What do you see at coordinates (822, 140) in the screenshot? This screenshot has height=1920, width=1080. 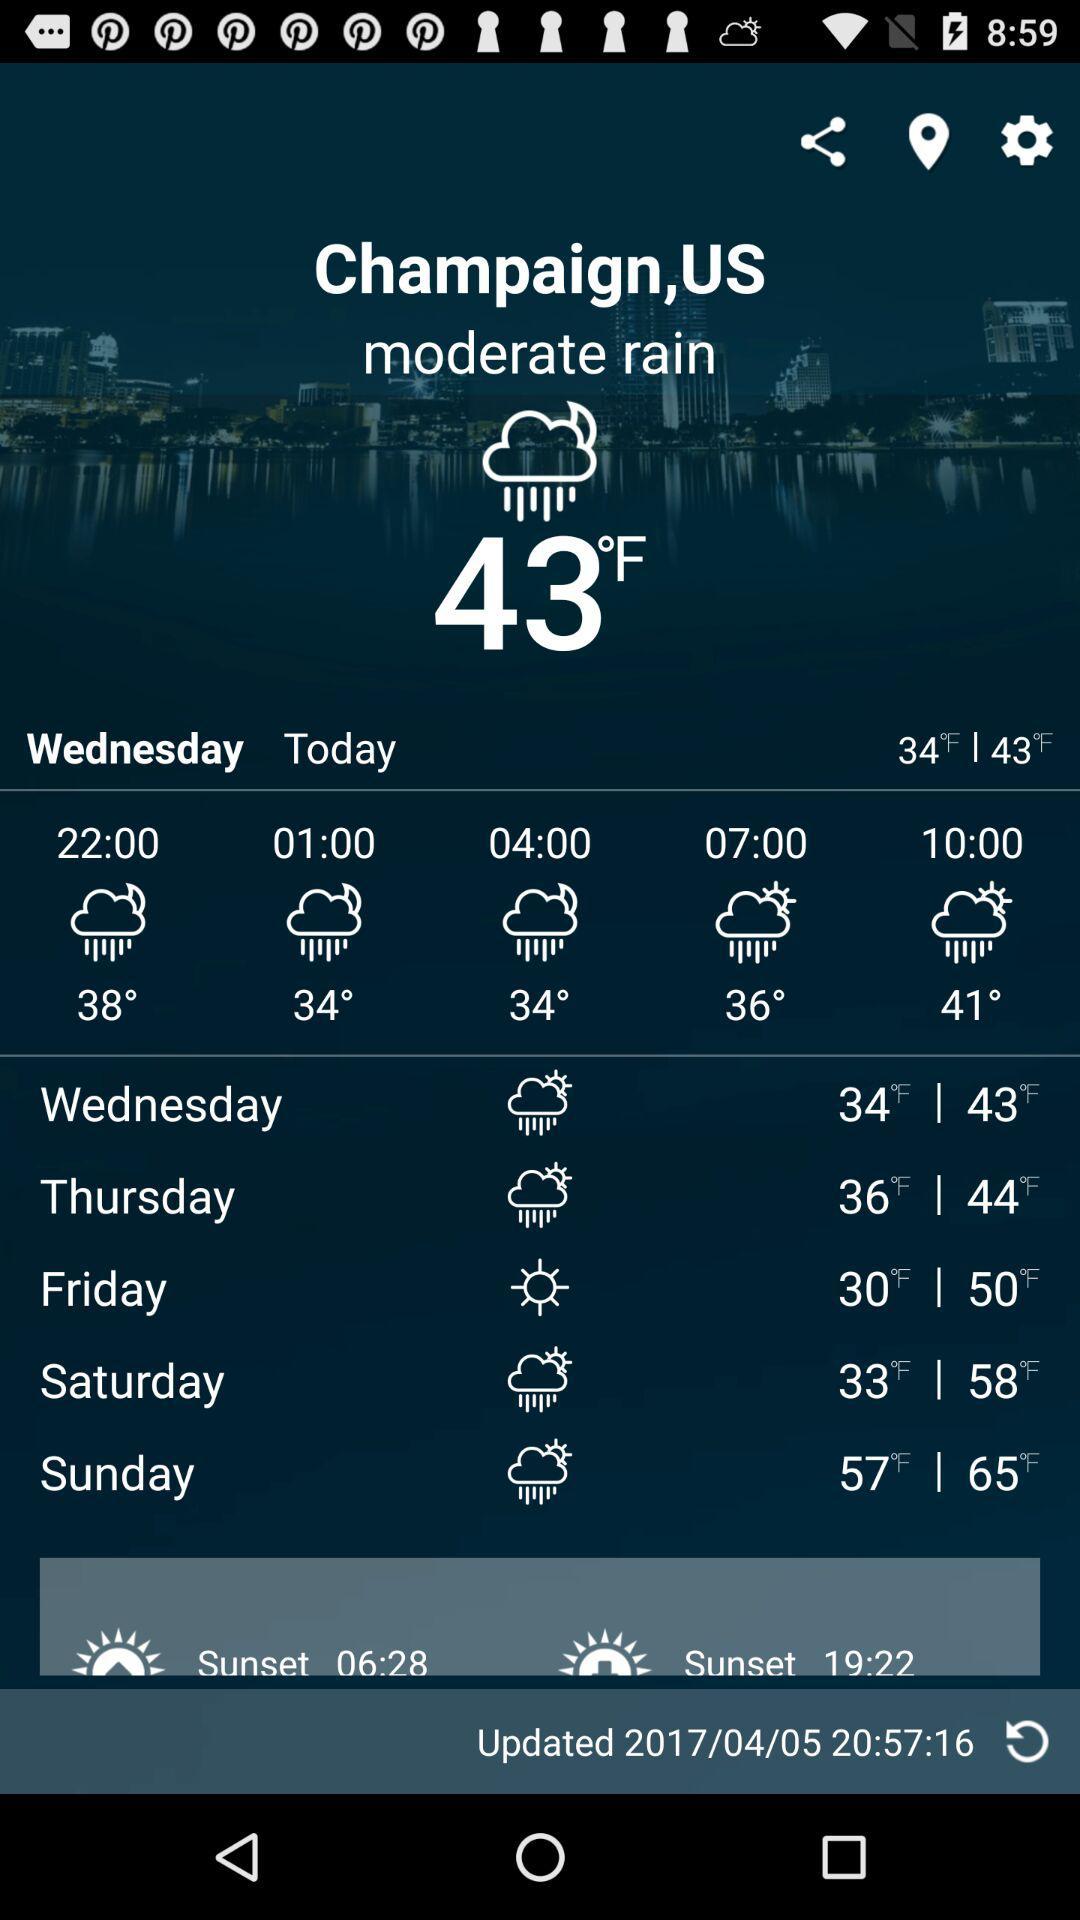 I see `click on sharing icon` at bounding box center [822, 140].